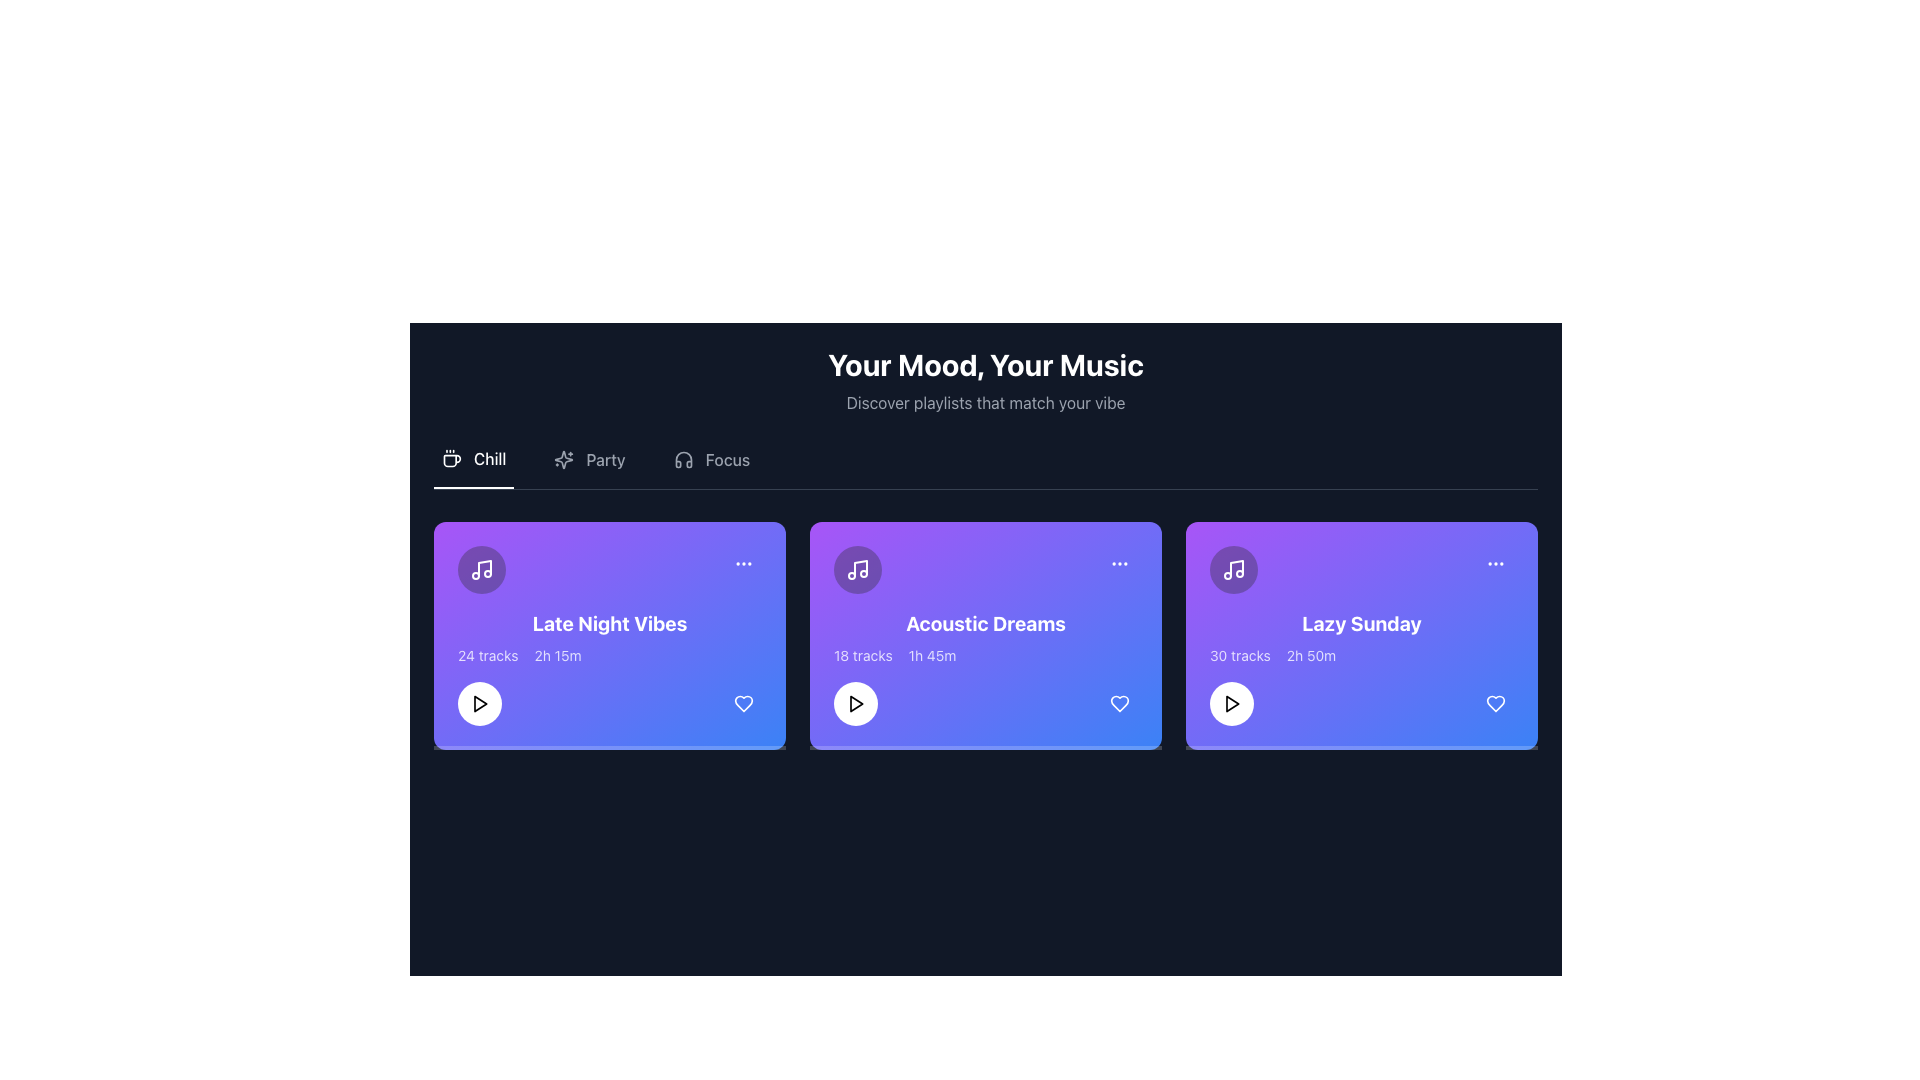 The image size is (1920, 1080). What do you see at coordinates (450, 459) in the screenshot?
I see `the design aesthetics of the 'Chill' icon, which is the first element in the header group titled 'Chill', located to the left of the text 'Chill' in the navigation bar` at bounding box center [450, 459].